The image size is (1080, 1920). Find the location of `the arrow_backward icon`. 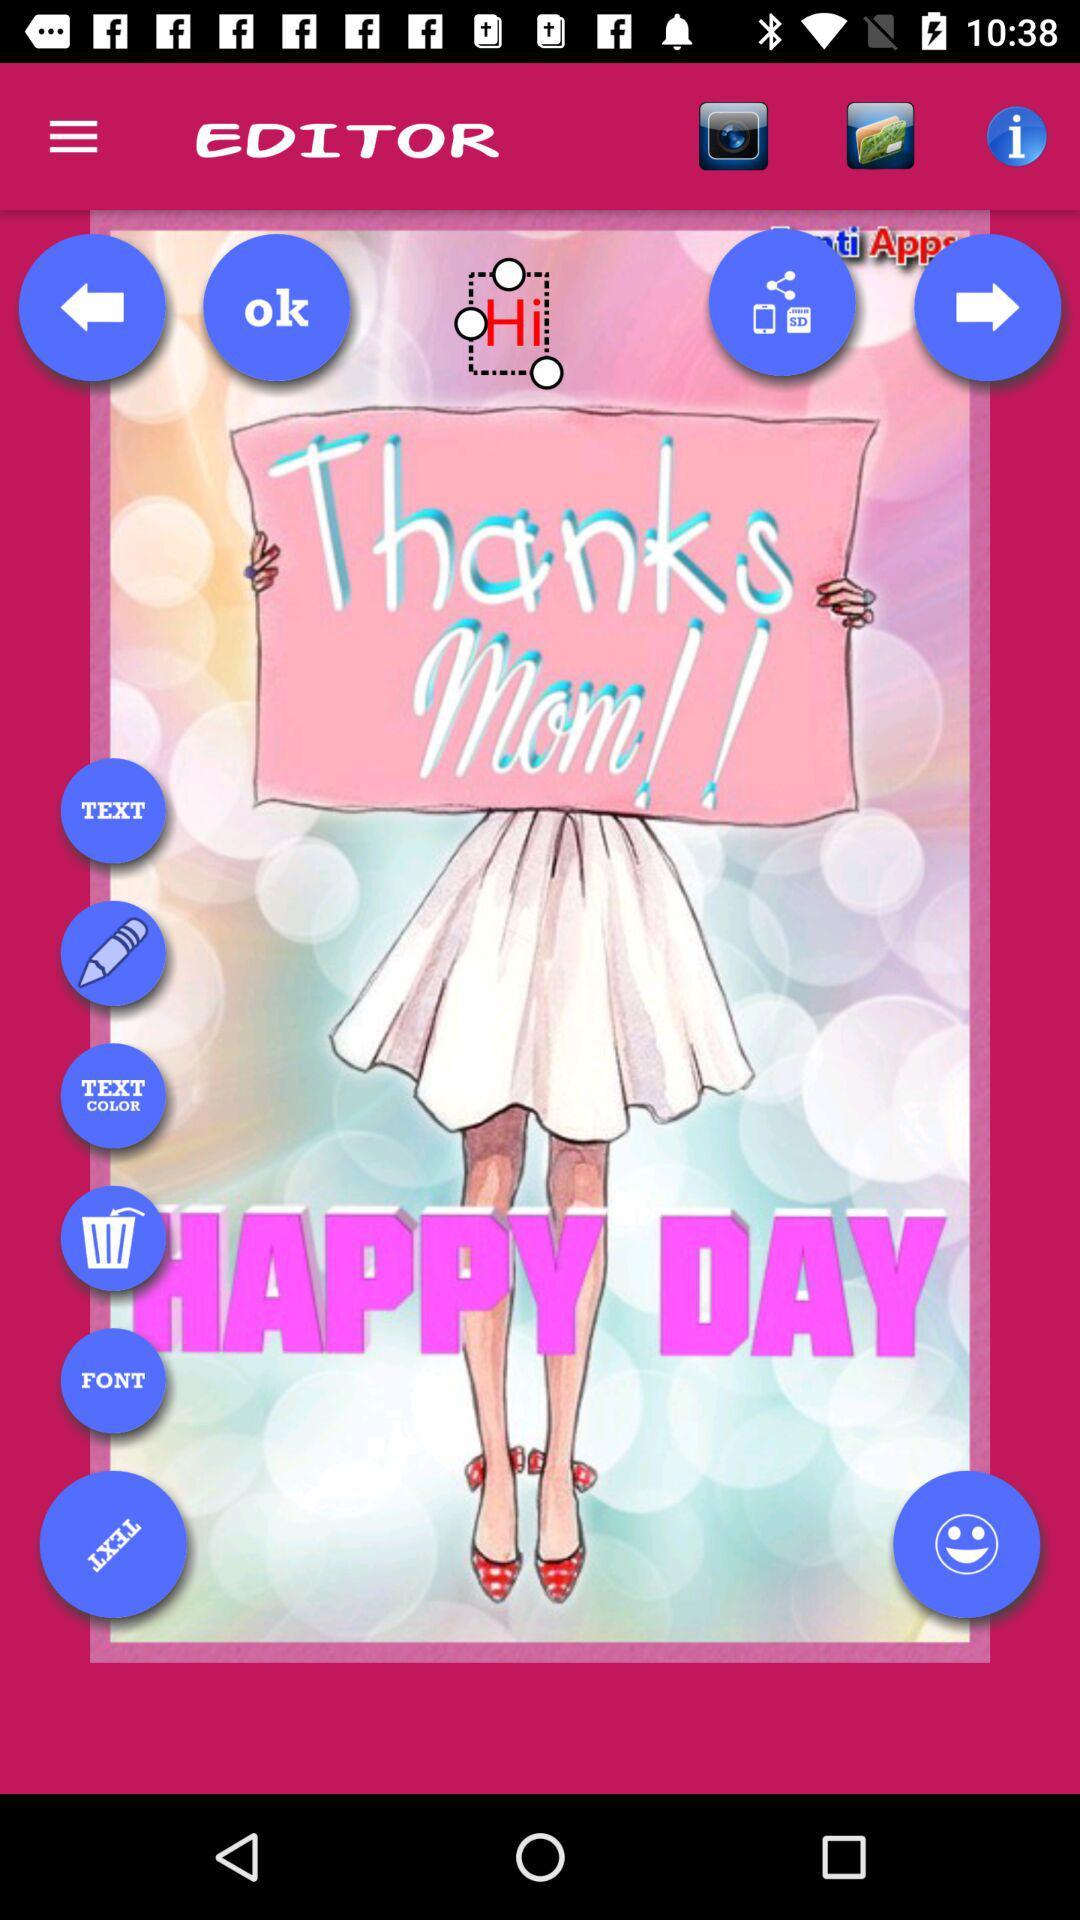

the arrow_backward icon is located at coordinates (92, 306).